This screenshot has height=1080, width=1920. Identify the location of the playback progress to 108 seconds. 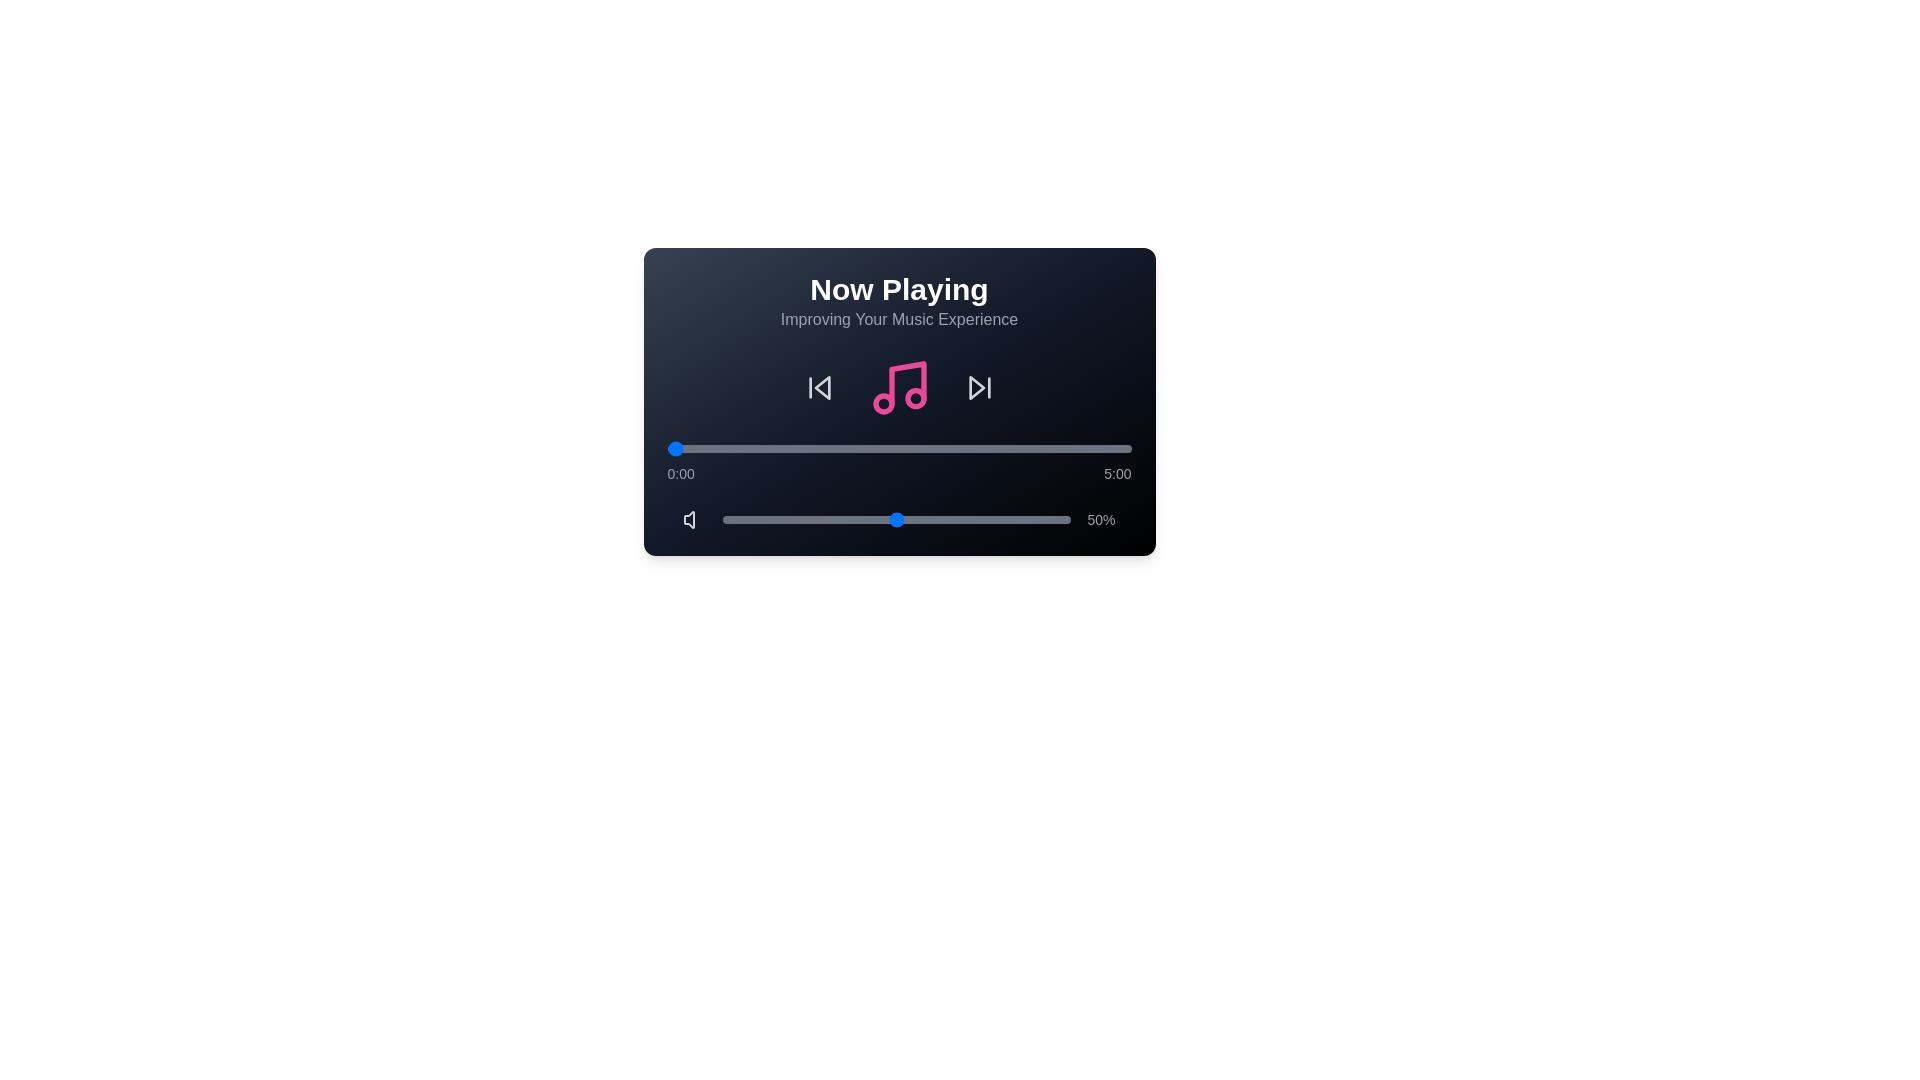
(834, 447).